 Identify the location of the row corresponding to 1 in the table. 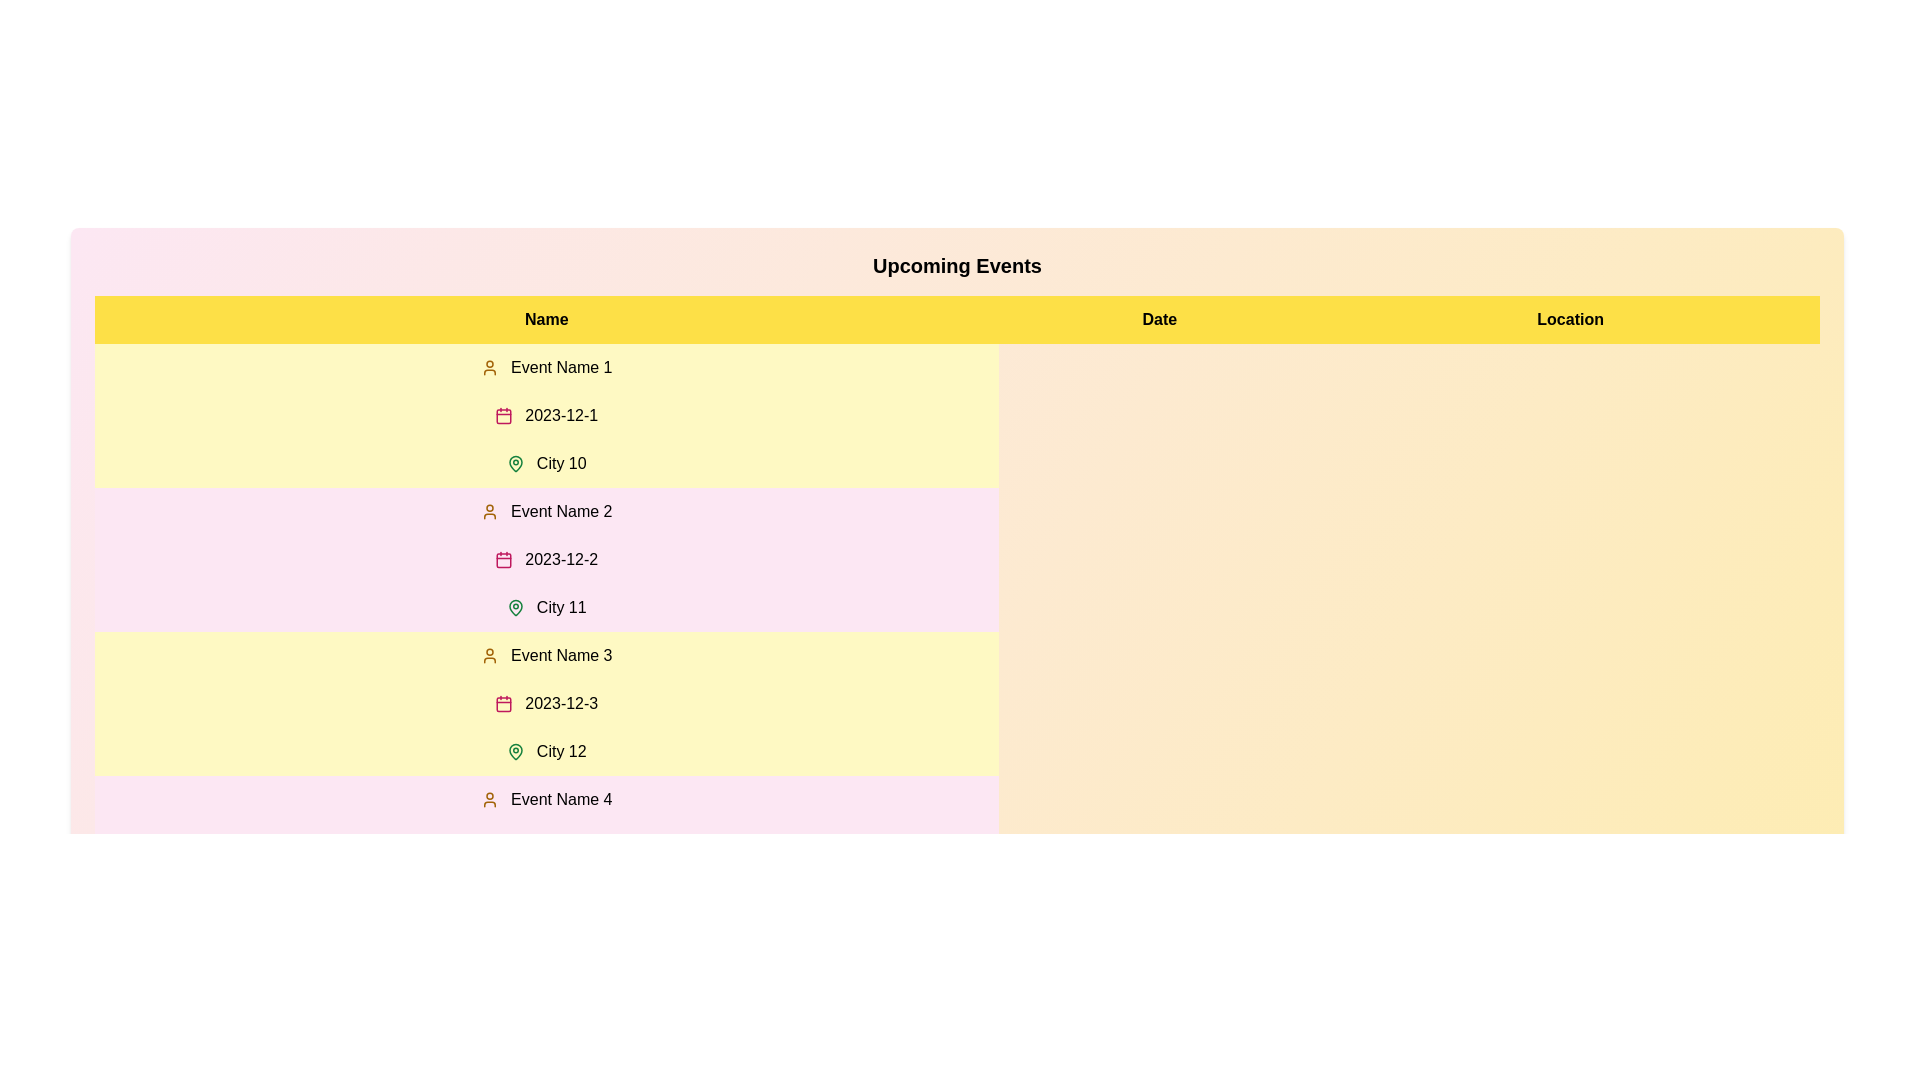
(546, 415).